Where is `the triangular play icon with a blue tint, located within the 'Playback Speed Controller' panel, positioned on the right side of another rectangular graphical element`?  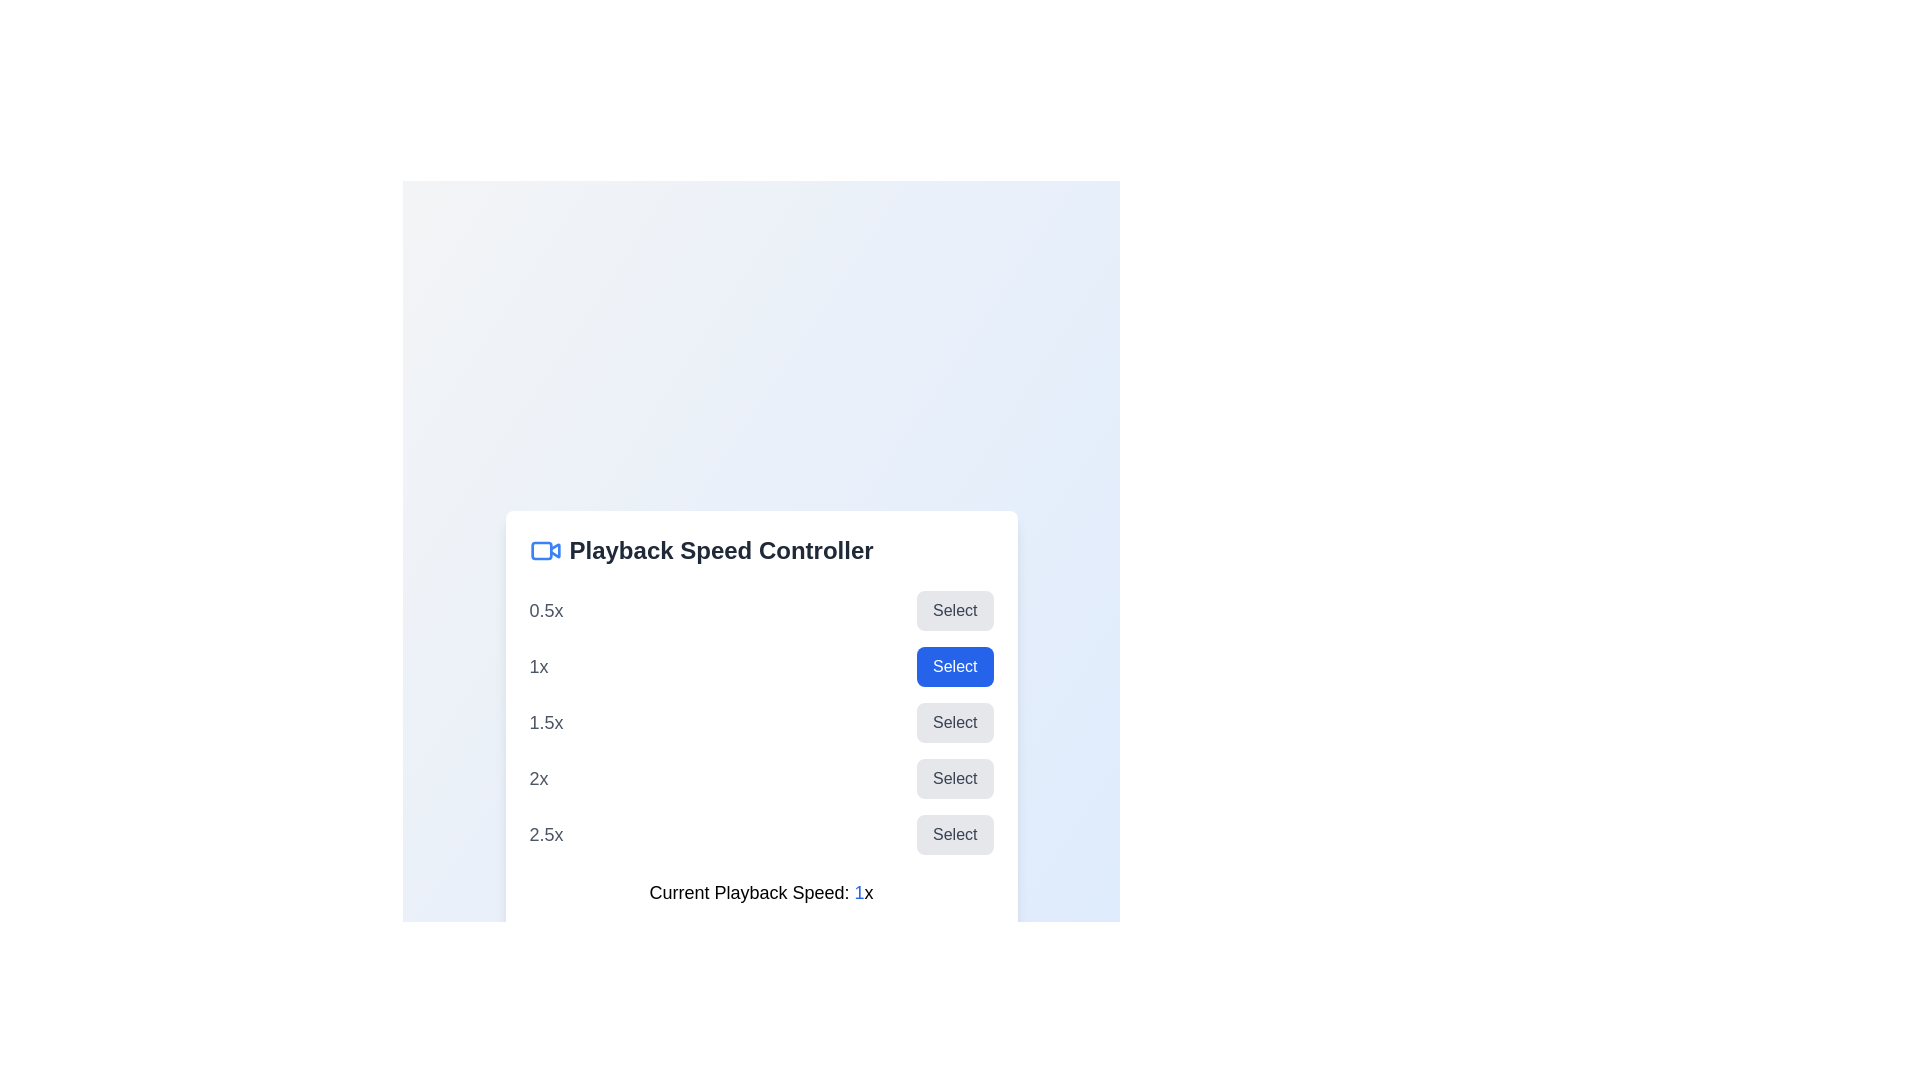
the triangular play icon with a blue tint, located within the 'Playback Speed Controller' panel, positioned on the right side of another rectangular graphical element is located at coordinates (554, 550).